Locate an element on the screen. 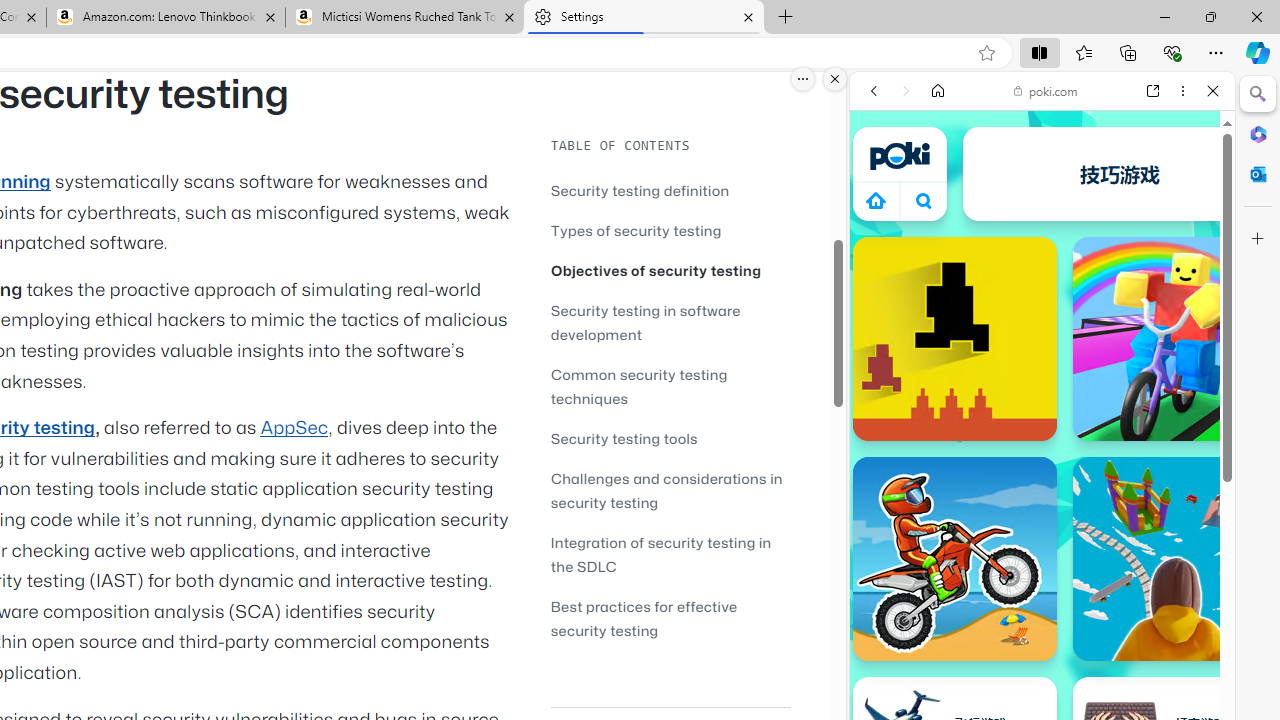  'Challenges and considerations in security testing' is located at coordinates (670, 490).